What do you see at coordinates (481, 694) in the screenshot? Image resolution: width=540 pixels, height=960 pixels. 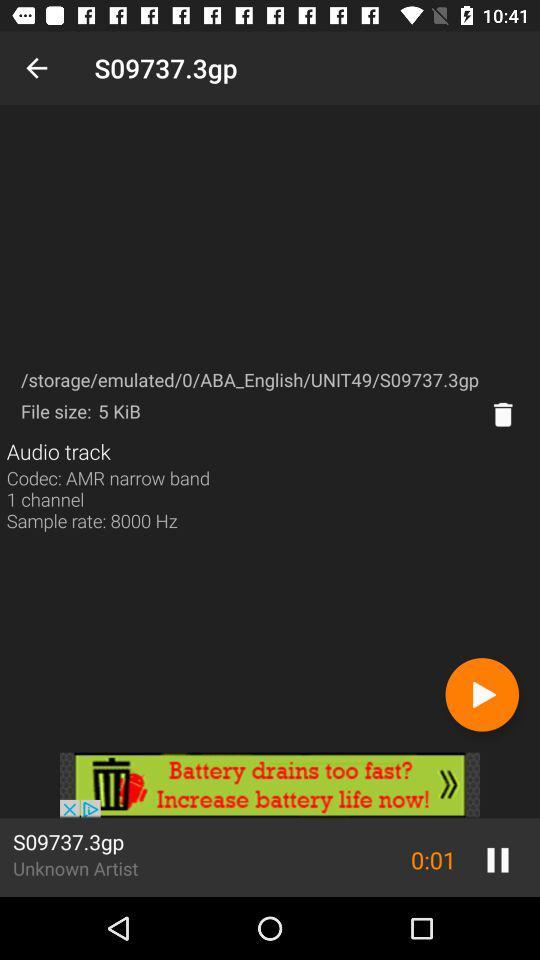 I see `the play icon` at bounding box center [481, 694].